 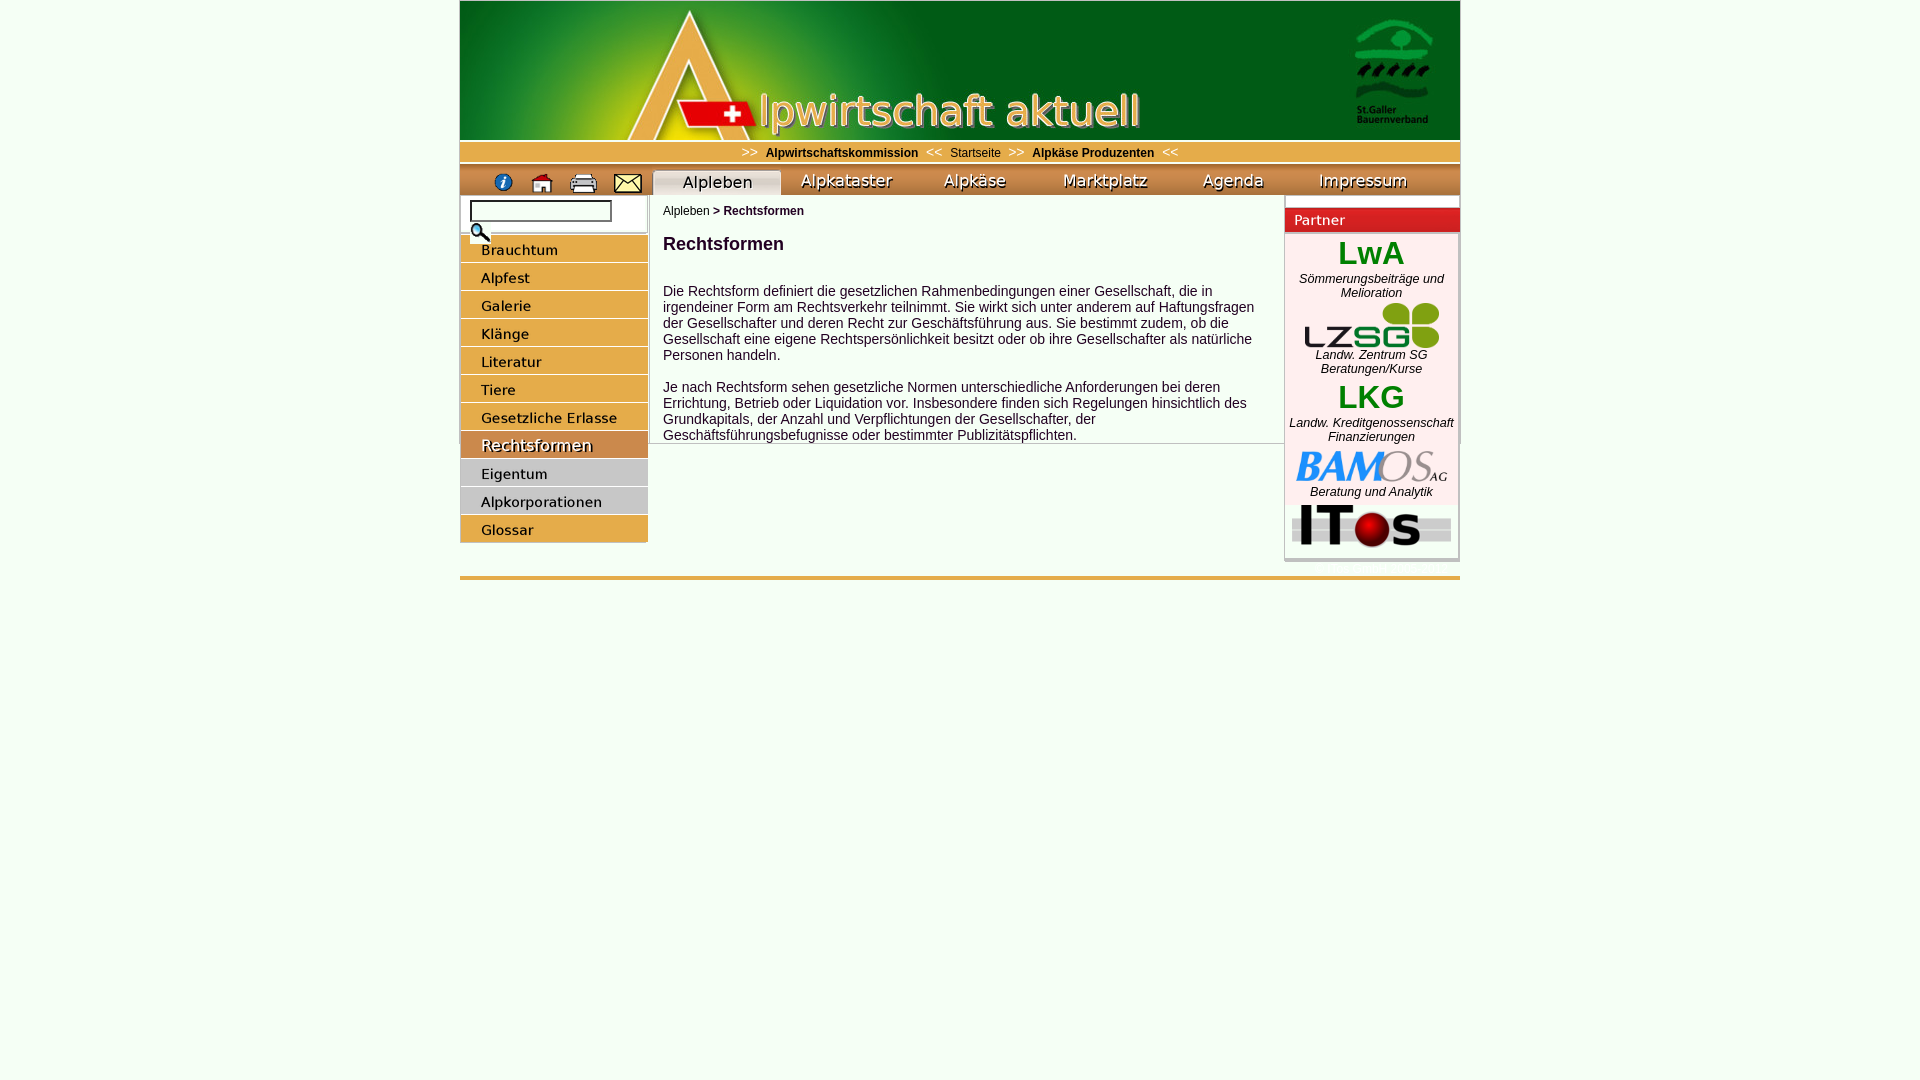 I want to click on 'LKG, so click(x=1289, y=419).